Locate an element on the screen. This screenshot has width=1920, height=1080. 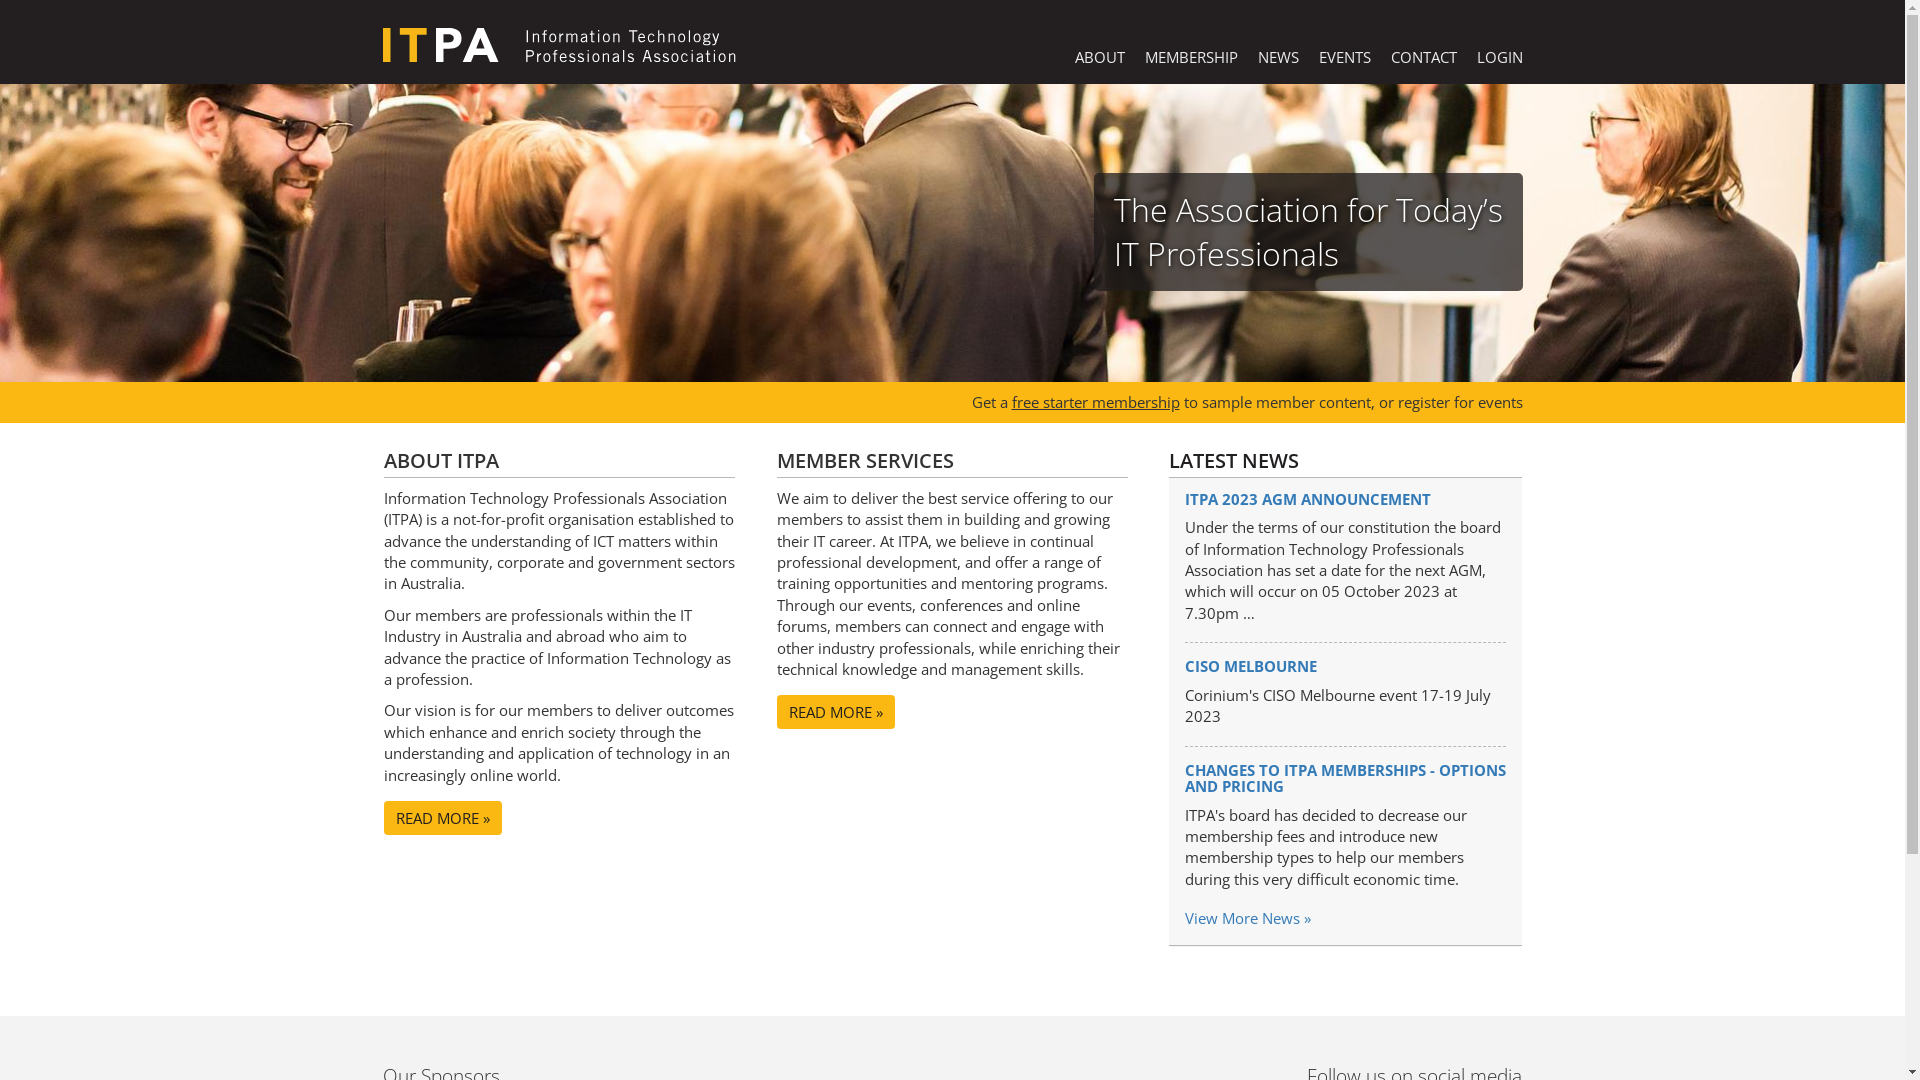
'ITPA 2023 AGM ANNOUNCEMENT' is located at coordinates (1185, 497).